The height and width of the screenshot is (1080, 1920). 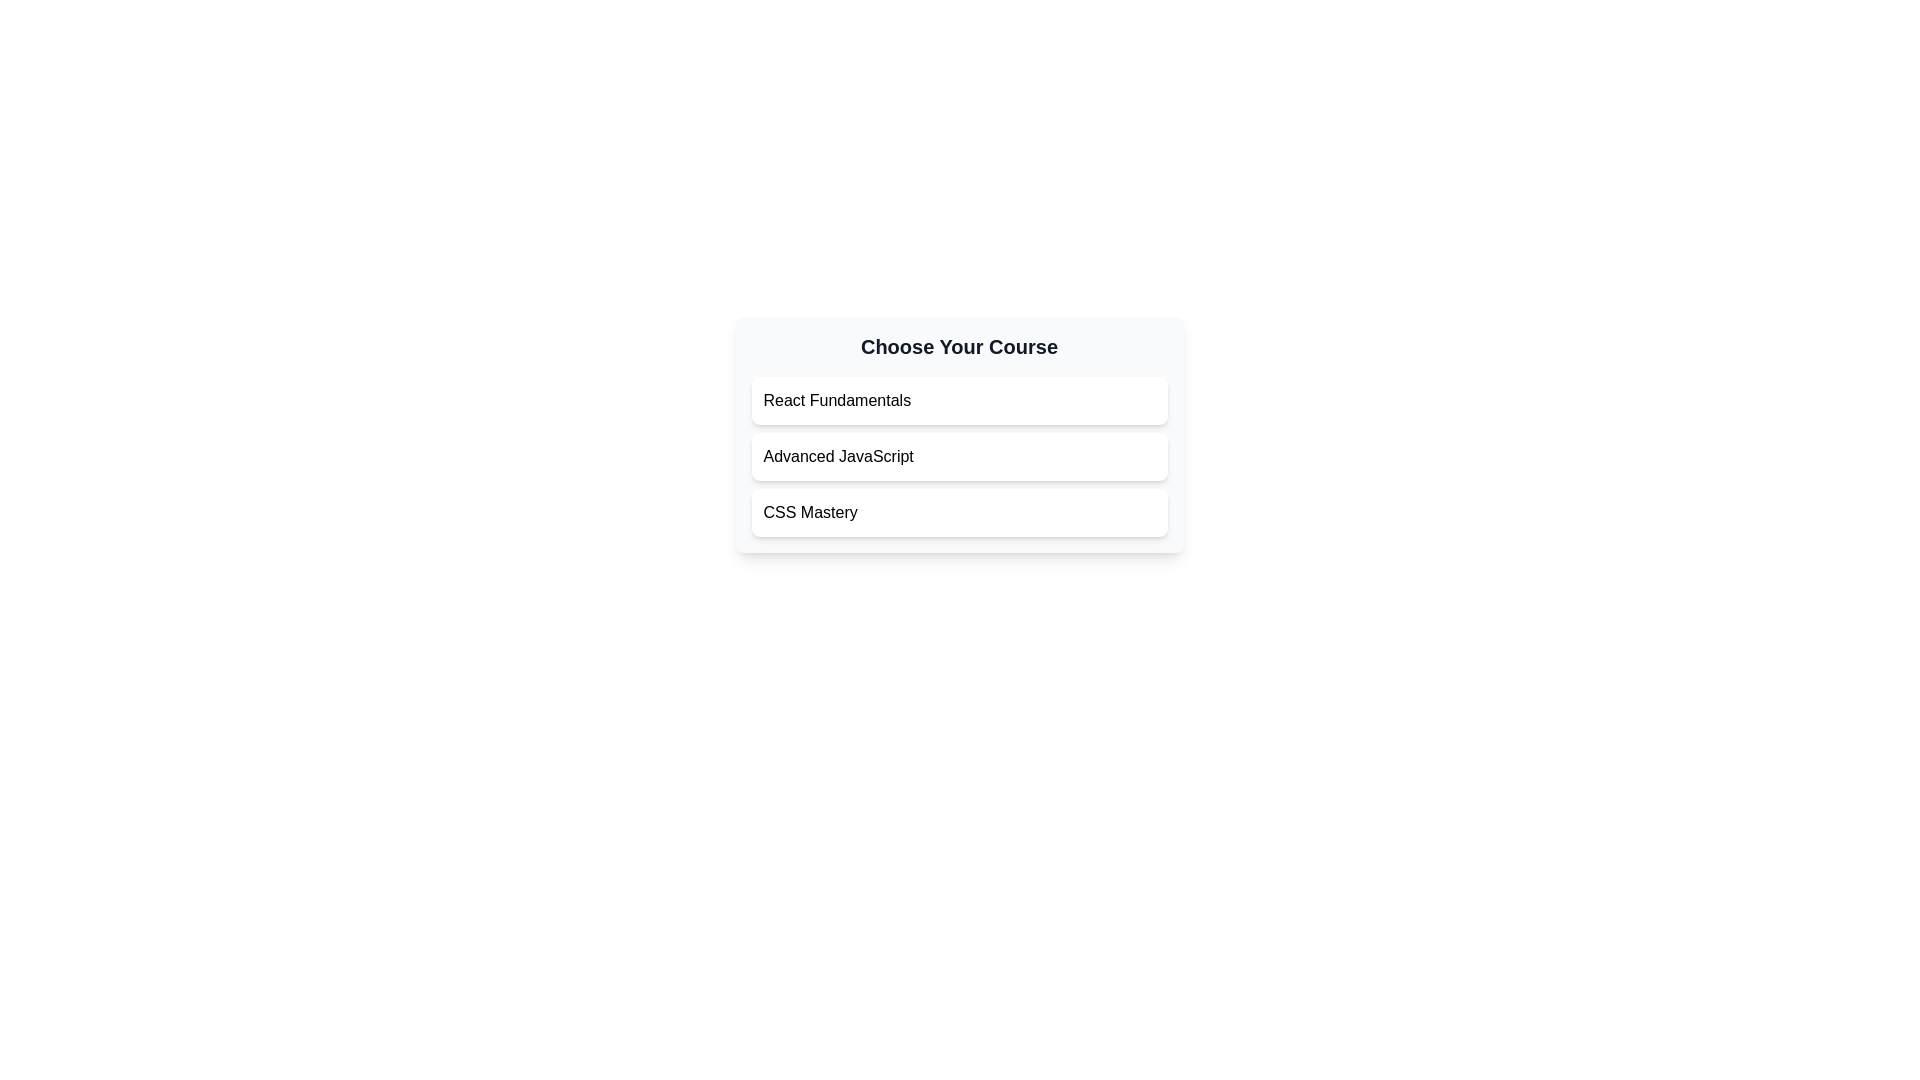 What do you see at coordinates (958, 456) in the screenshot?
I see `the 'Advanced JavaScript' radio button option` at bounding box center [958, 456].